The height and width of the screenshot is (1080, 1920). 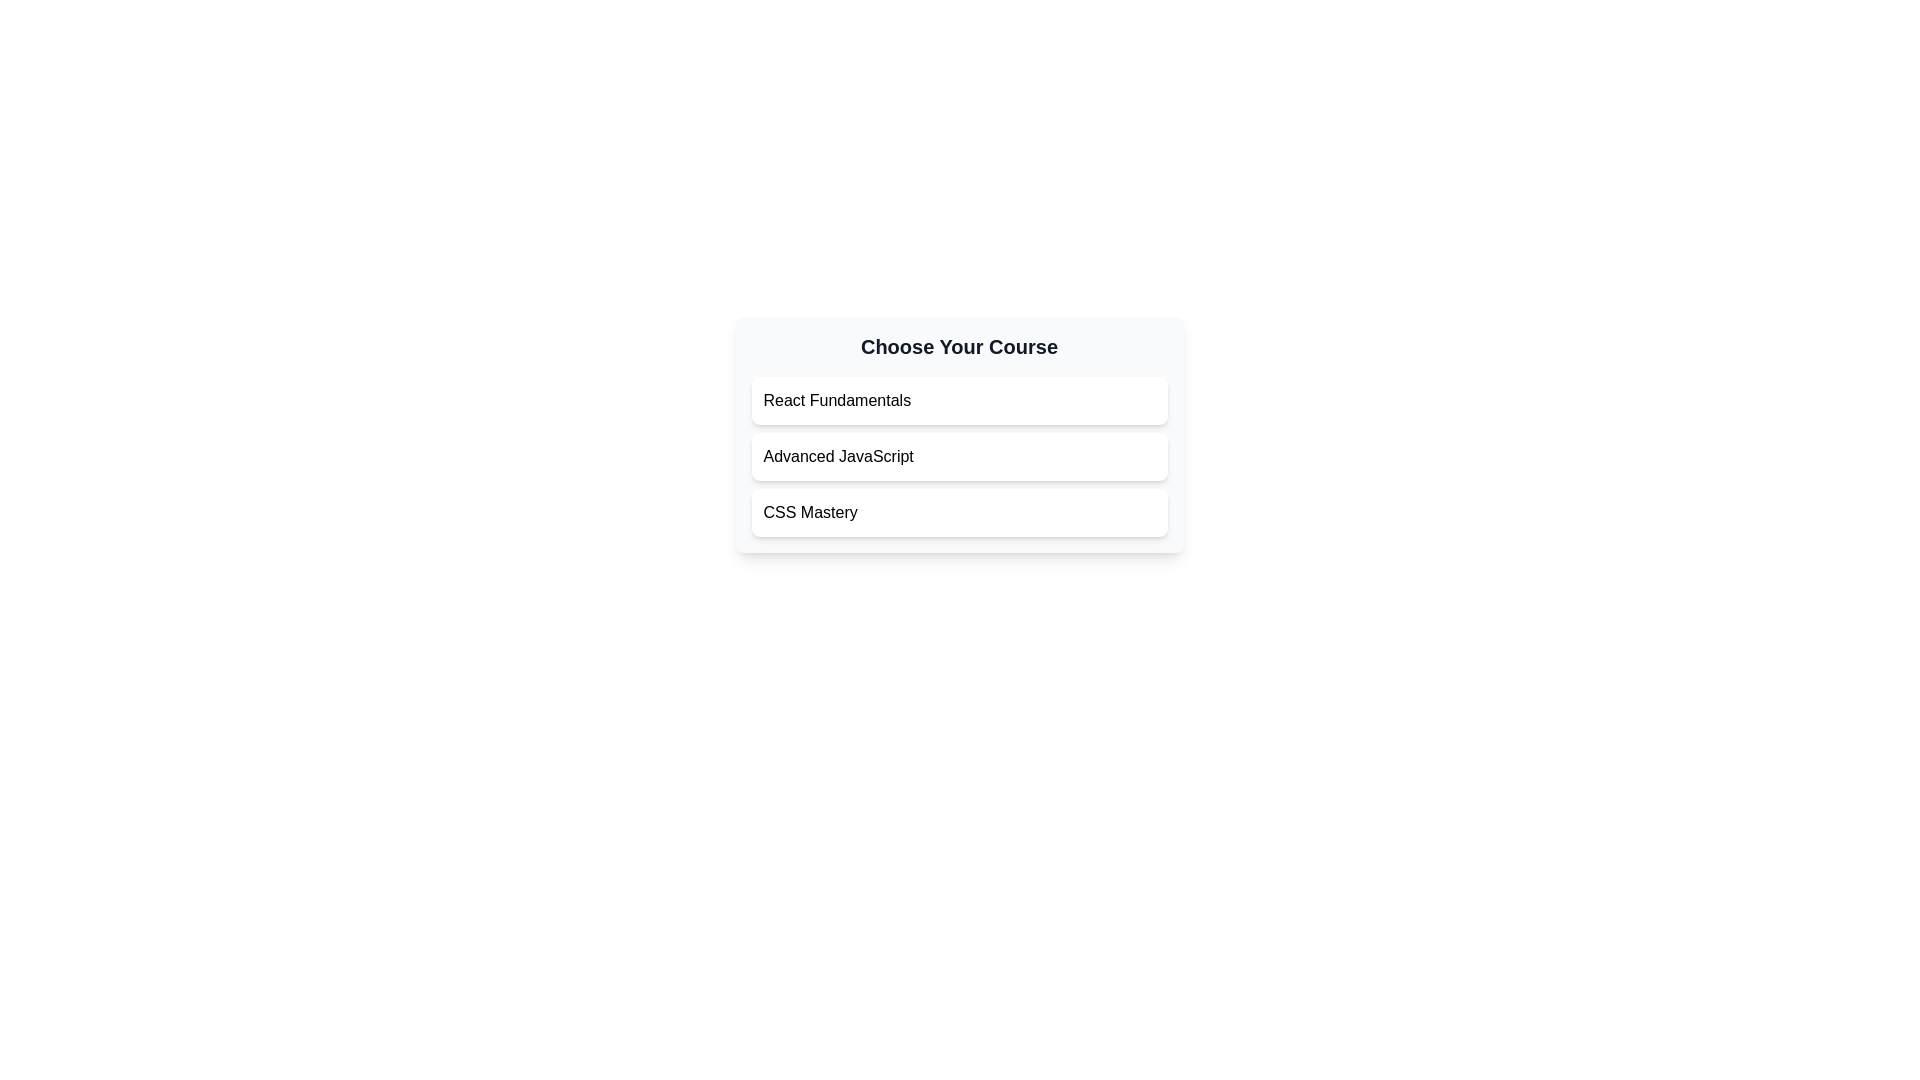 What do you see at coordinates (958, 456) in the screenshot?
I see `the 'Advanced JavaScript' radio button option` at bounding box center [958, 456].